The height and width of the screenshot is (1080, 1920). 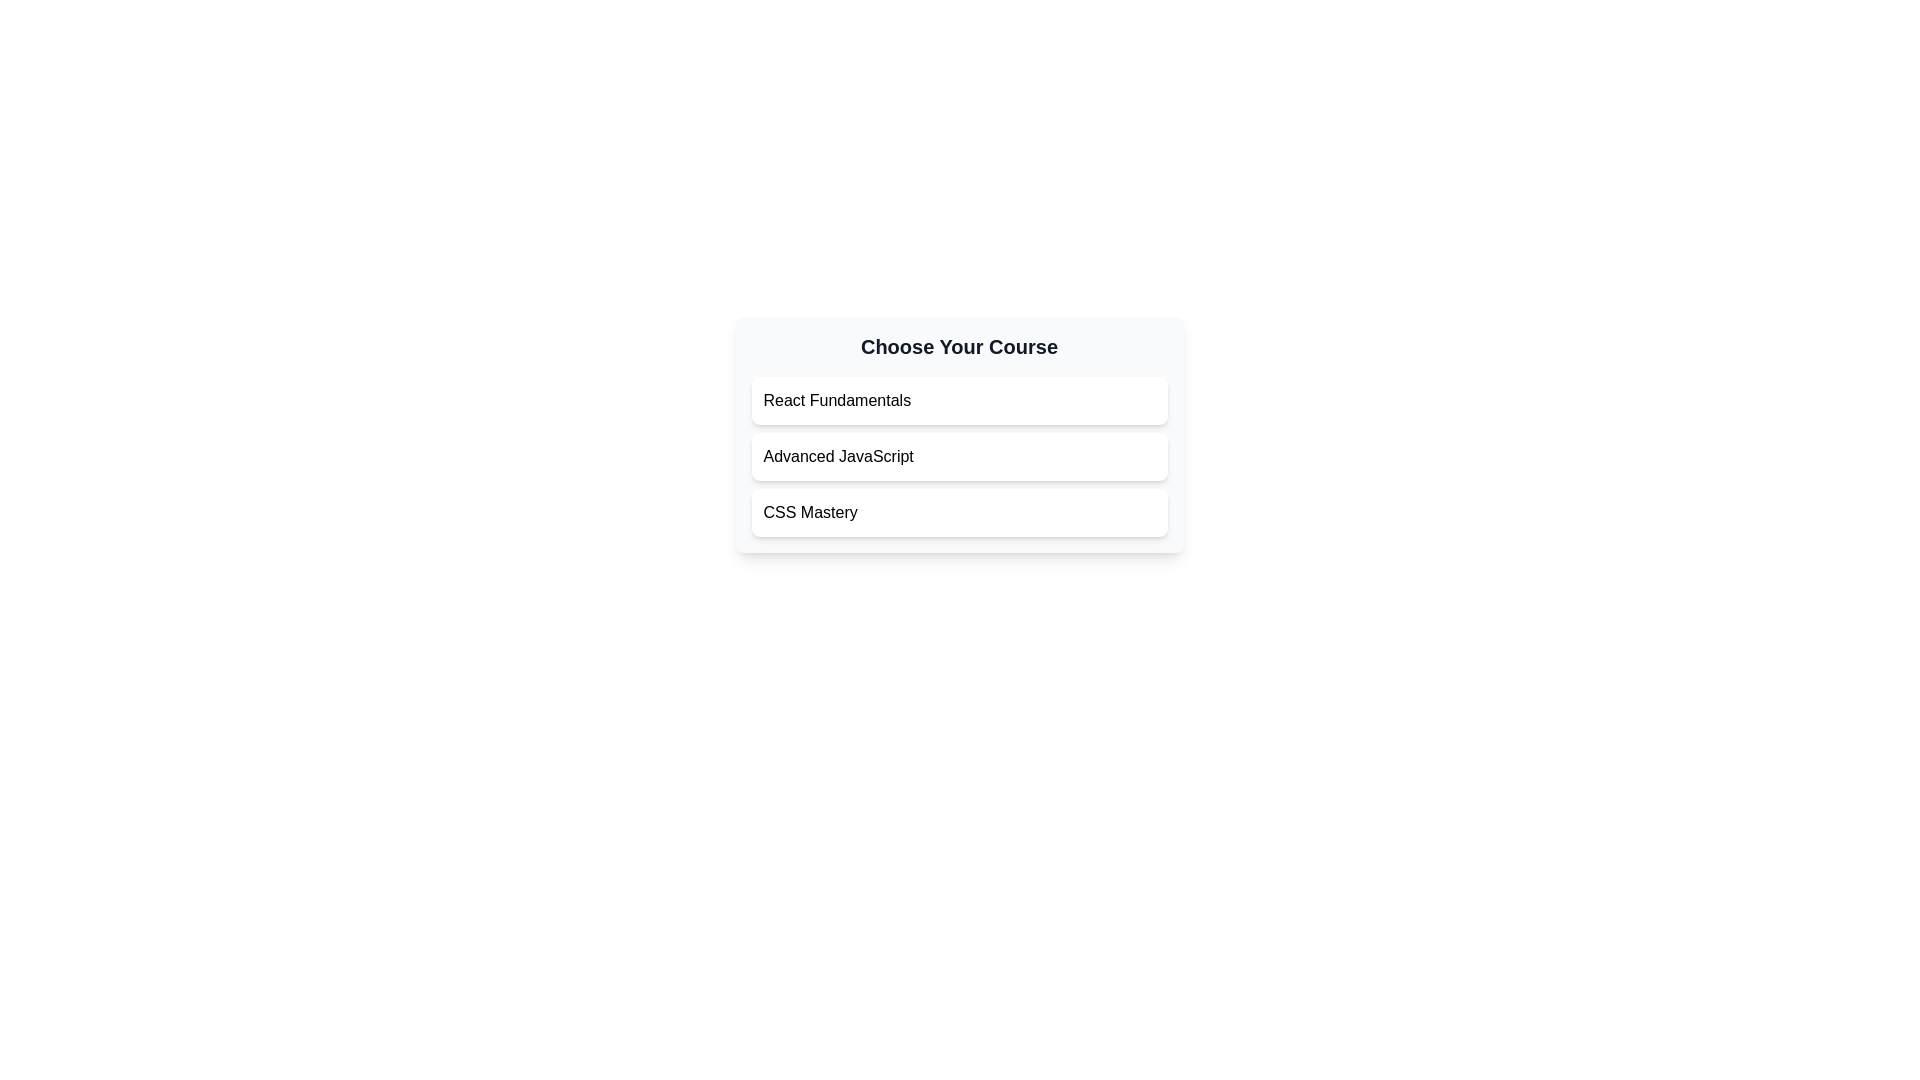 What do you see at coordinates (958, 456) in the screenshot?
I see `the 'Advanced JavaScript' radio button option` at bounding box center [958, 456].